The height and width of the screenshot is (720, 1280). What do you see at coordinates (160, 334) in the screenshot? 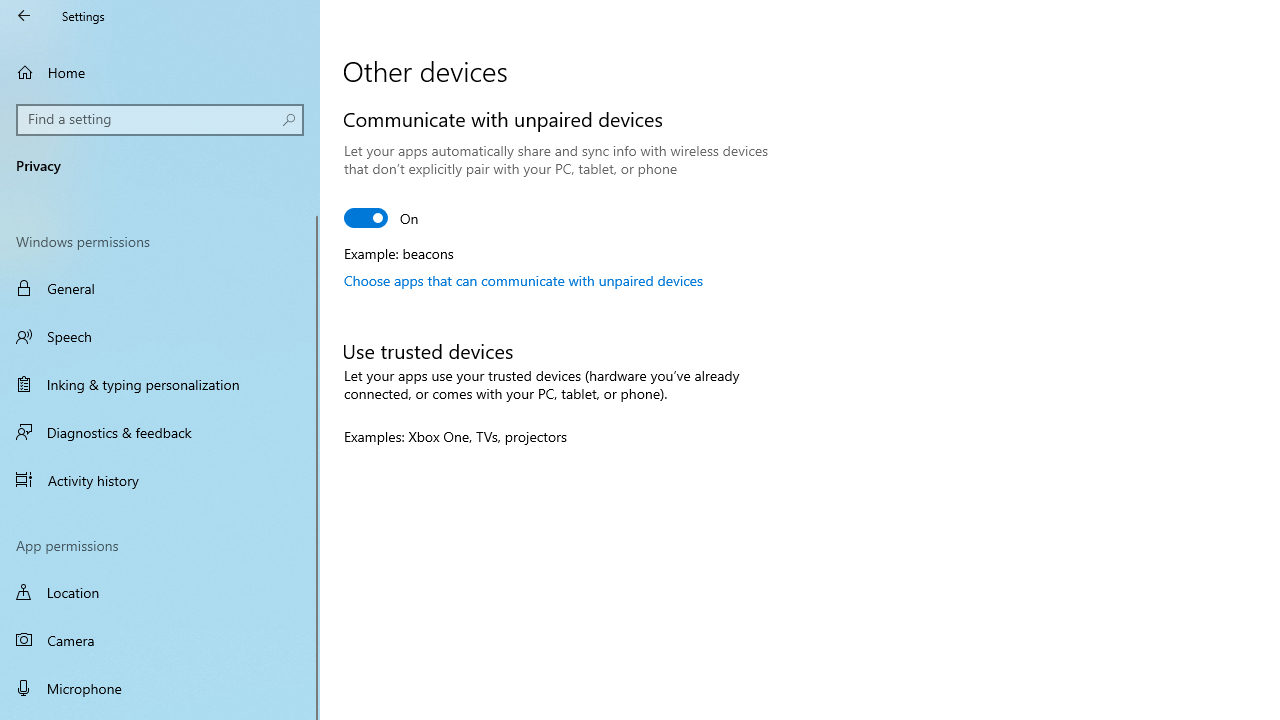
I see `'Speech'` at bounding box center [160, 334].